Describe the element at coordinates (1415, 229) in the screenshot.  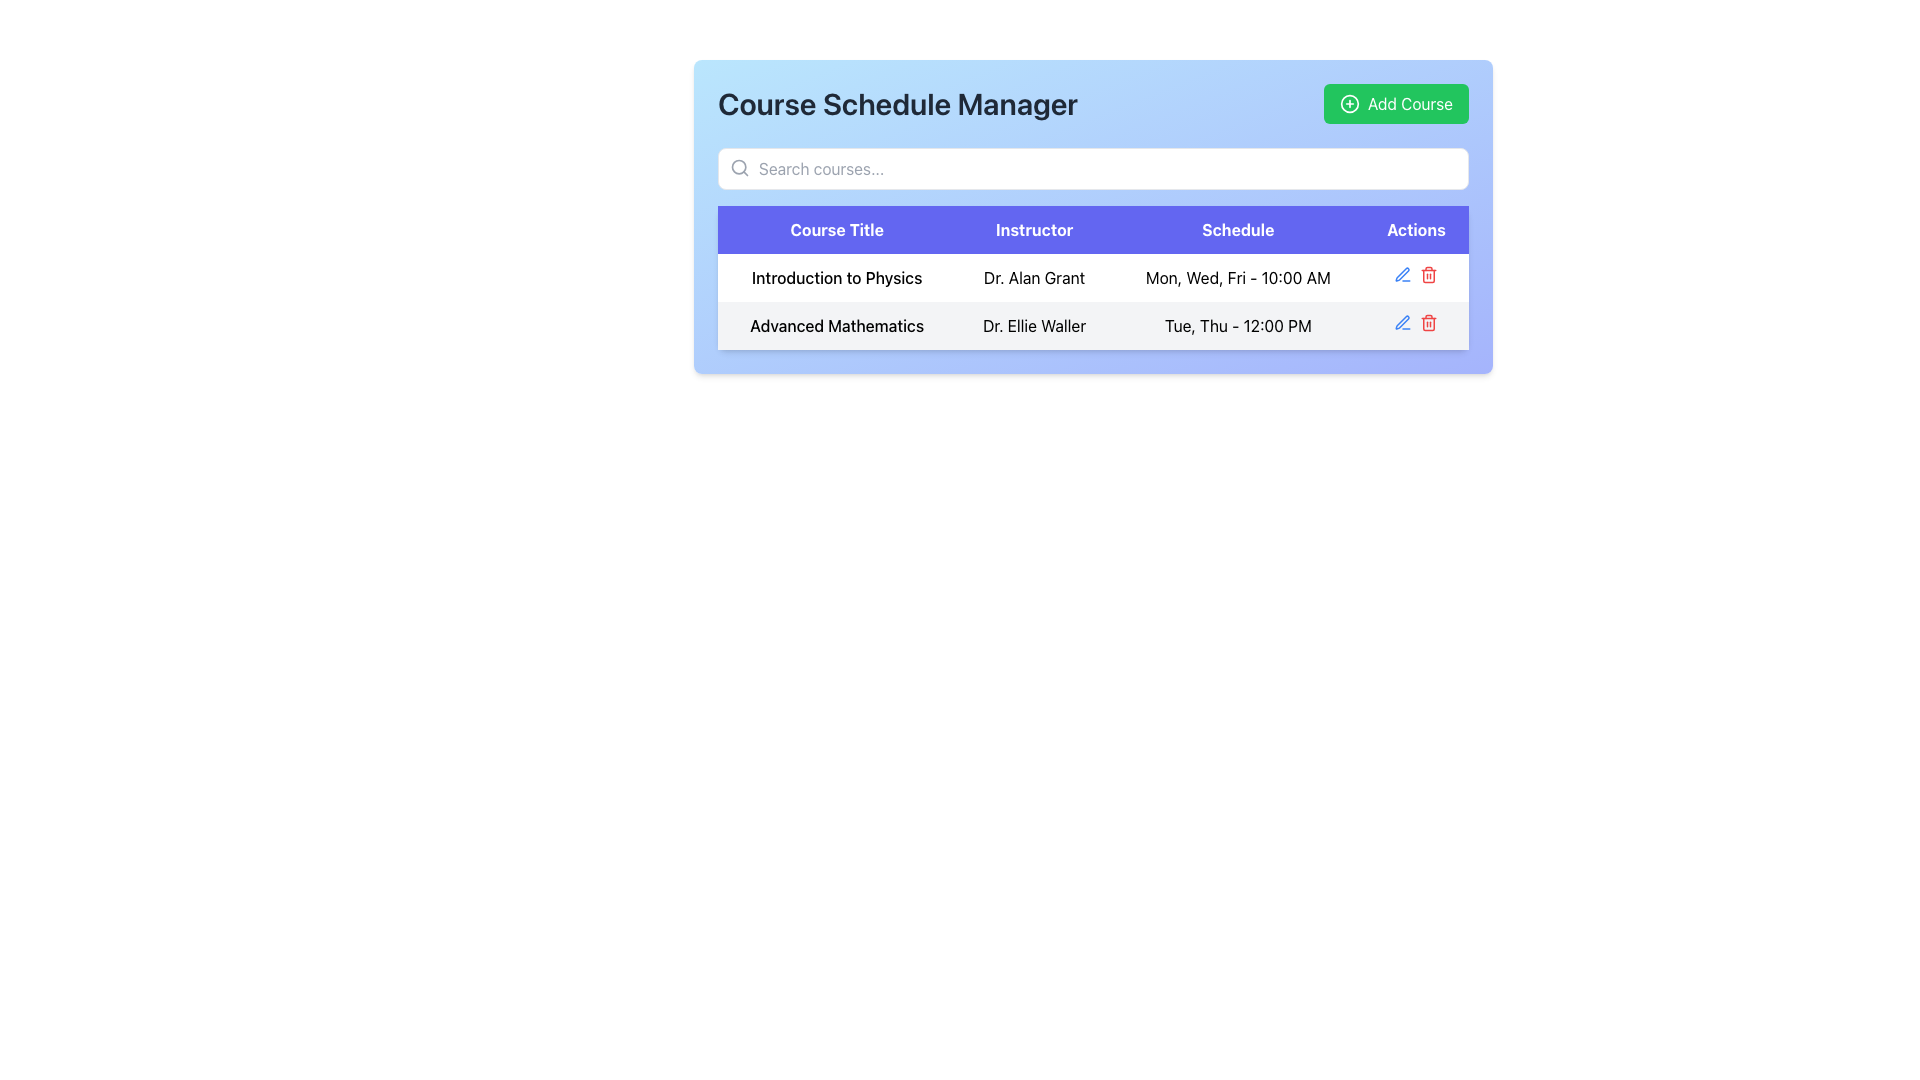
I see `the Table Header Cell with the blue background containing the bold white text 'Actions', located in the top-right corner of the row in the fourth column of the table header` at that location.